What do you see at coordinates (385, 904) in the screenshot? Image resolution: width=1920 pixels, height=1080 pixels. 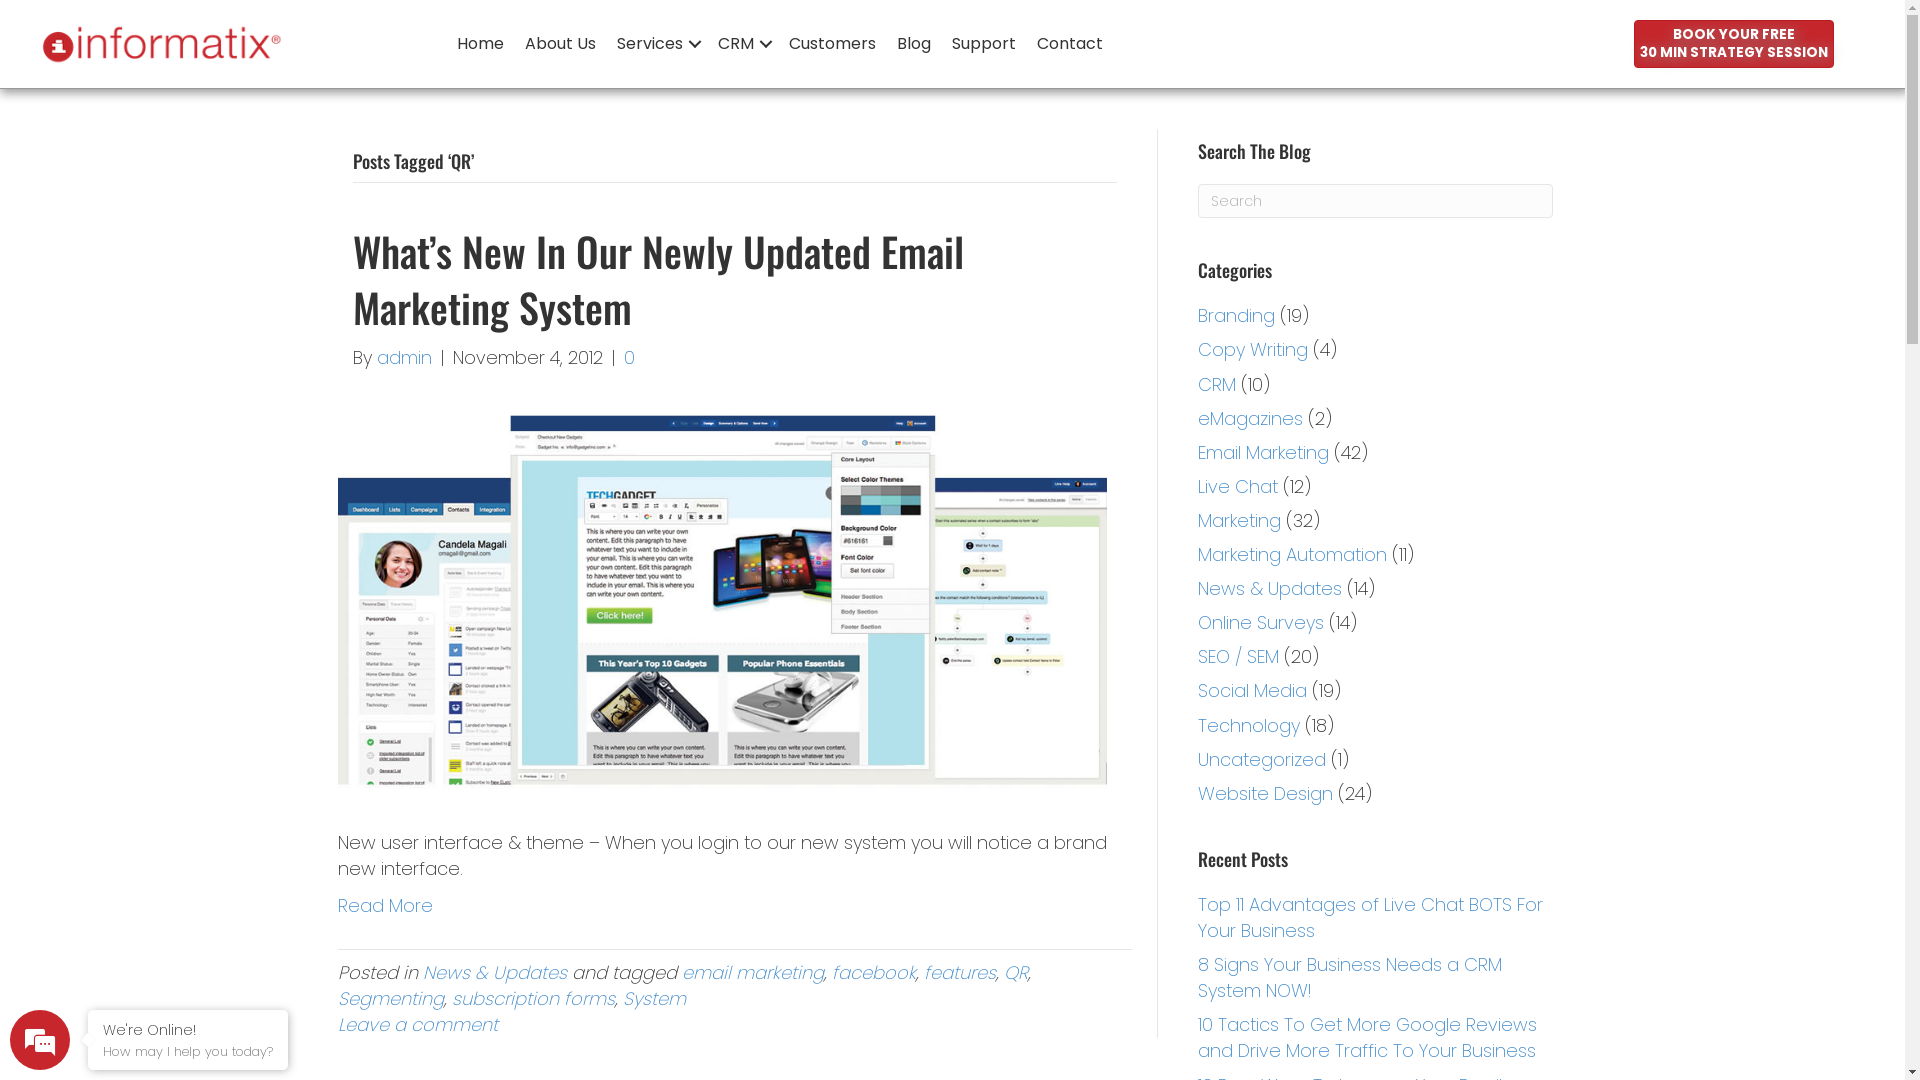 I see `'Read More'` at bounding box center [385, 904].